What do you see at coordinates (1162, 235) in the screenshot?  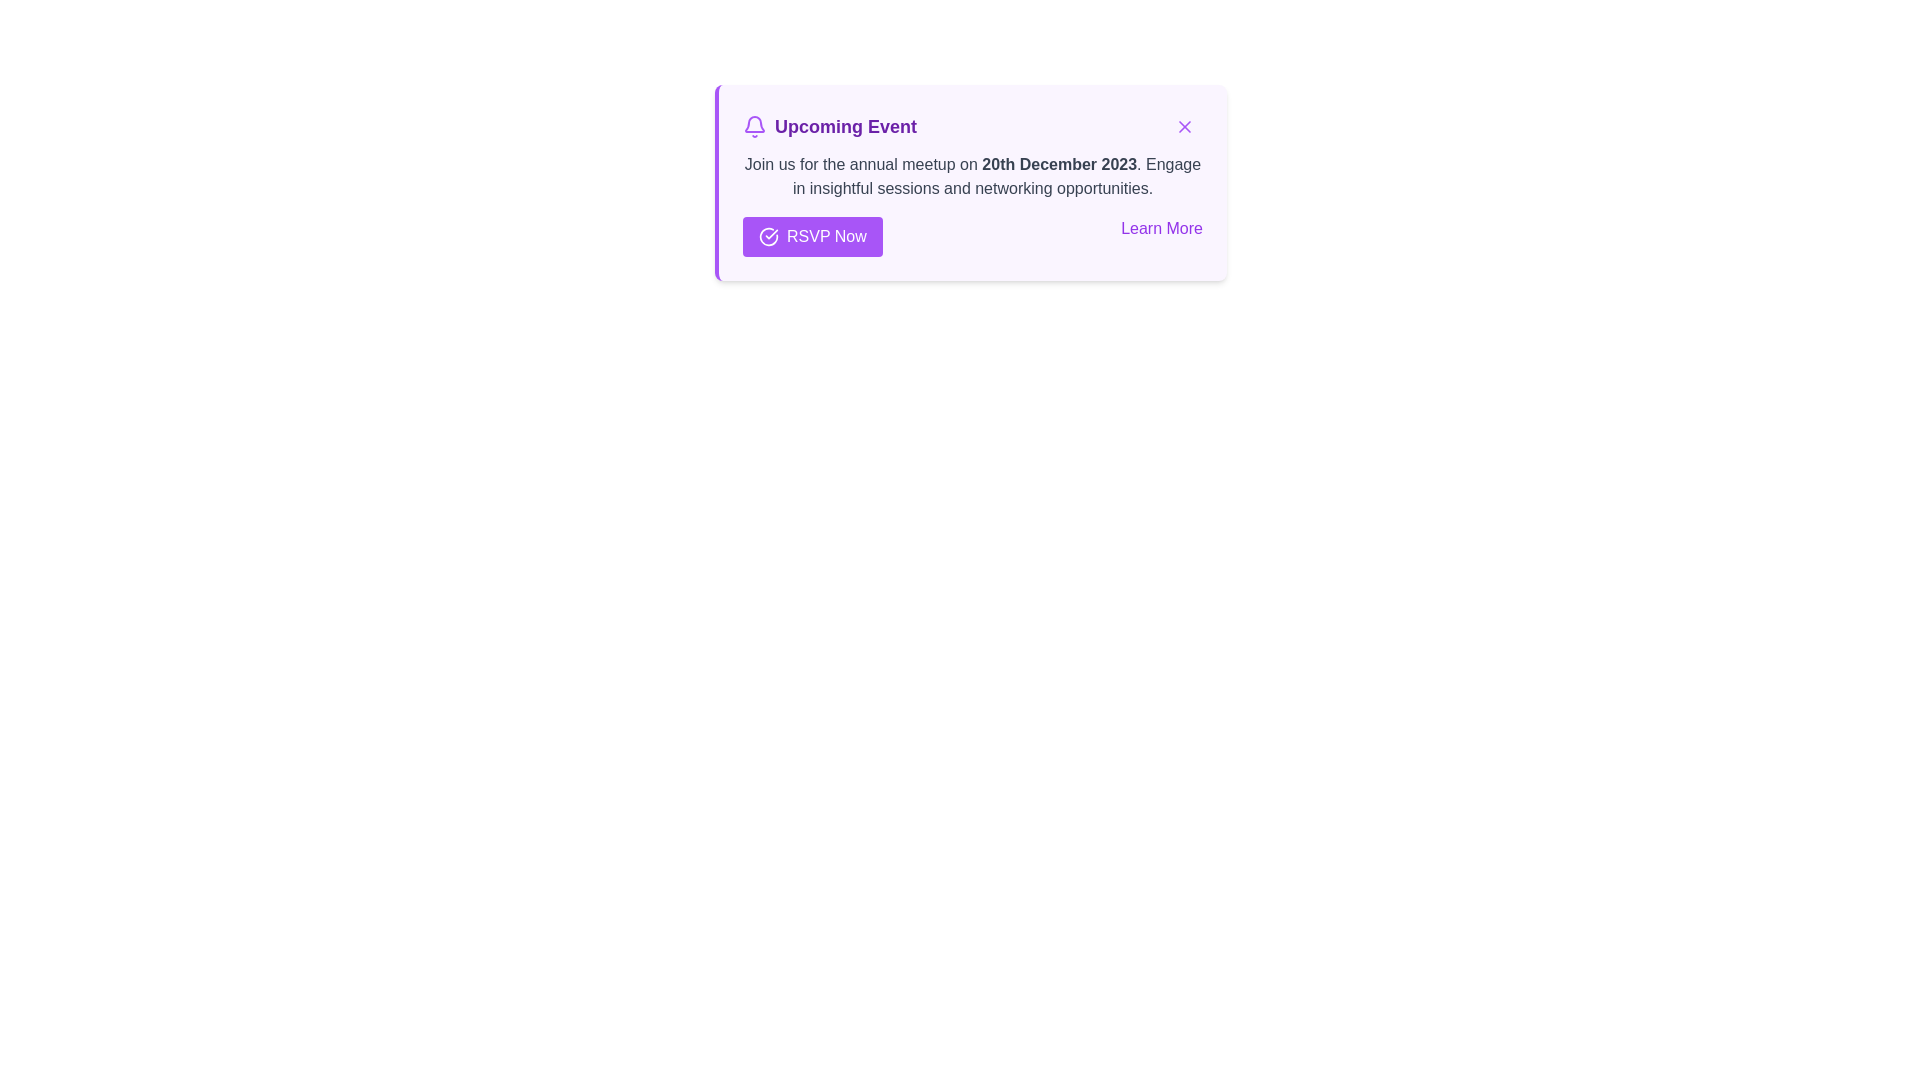 I see `the 'Learn More' hyperlink styled with purple font and an underlined hover effect` at bounding box center [1162, 235].